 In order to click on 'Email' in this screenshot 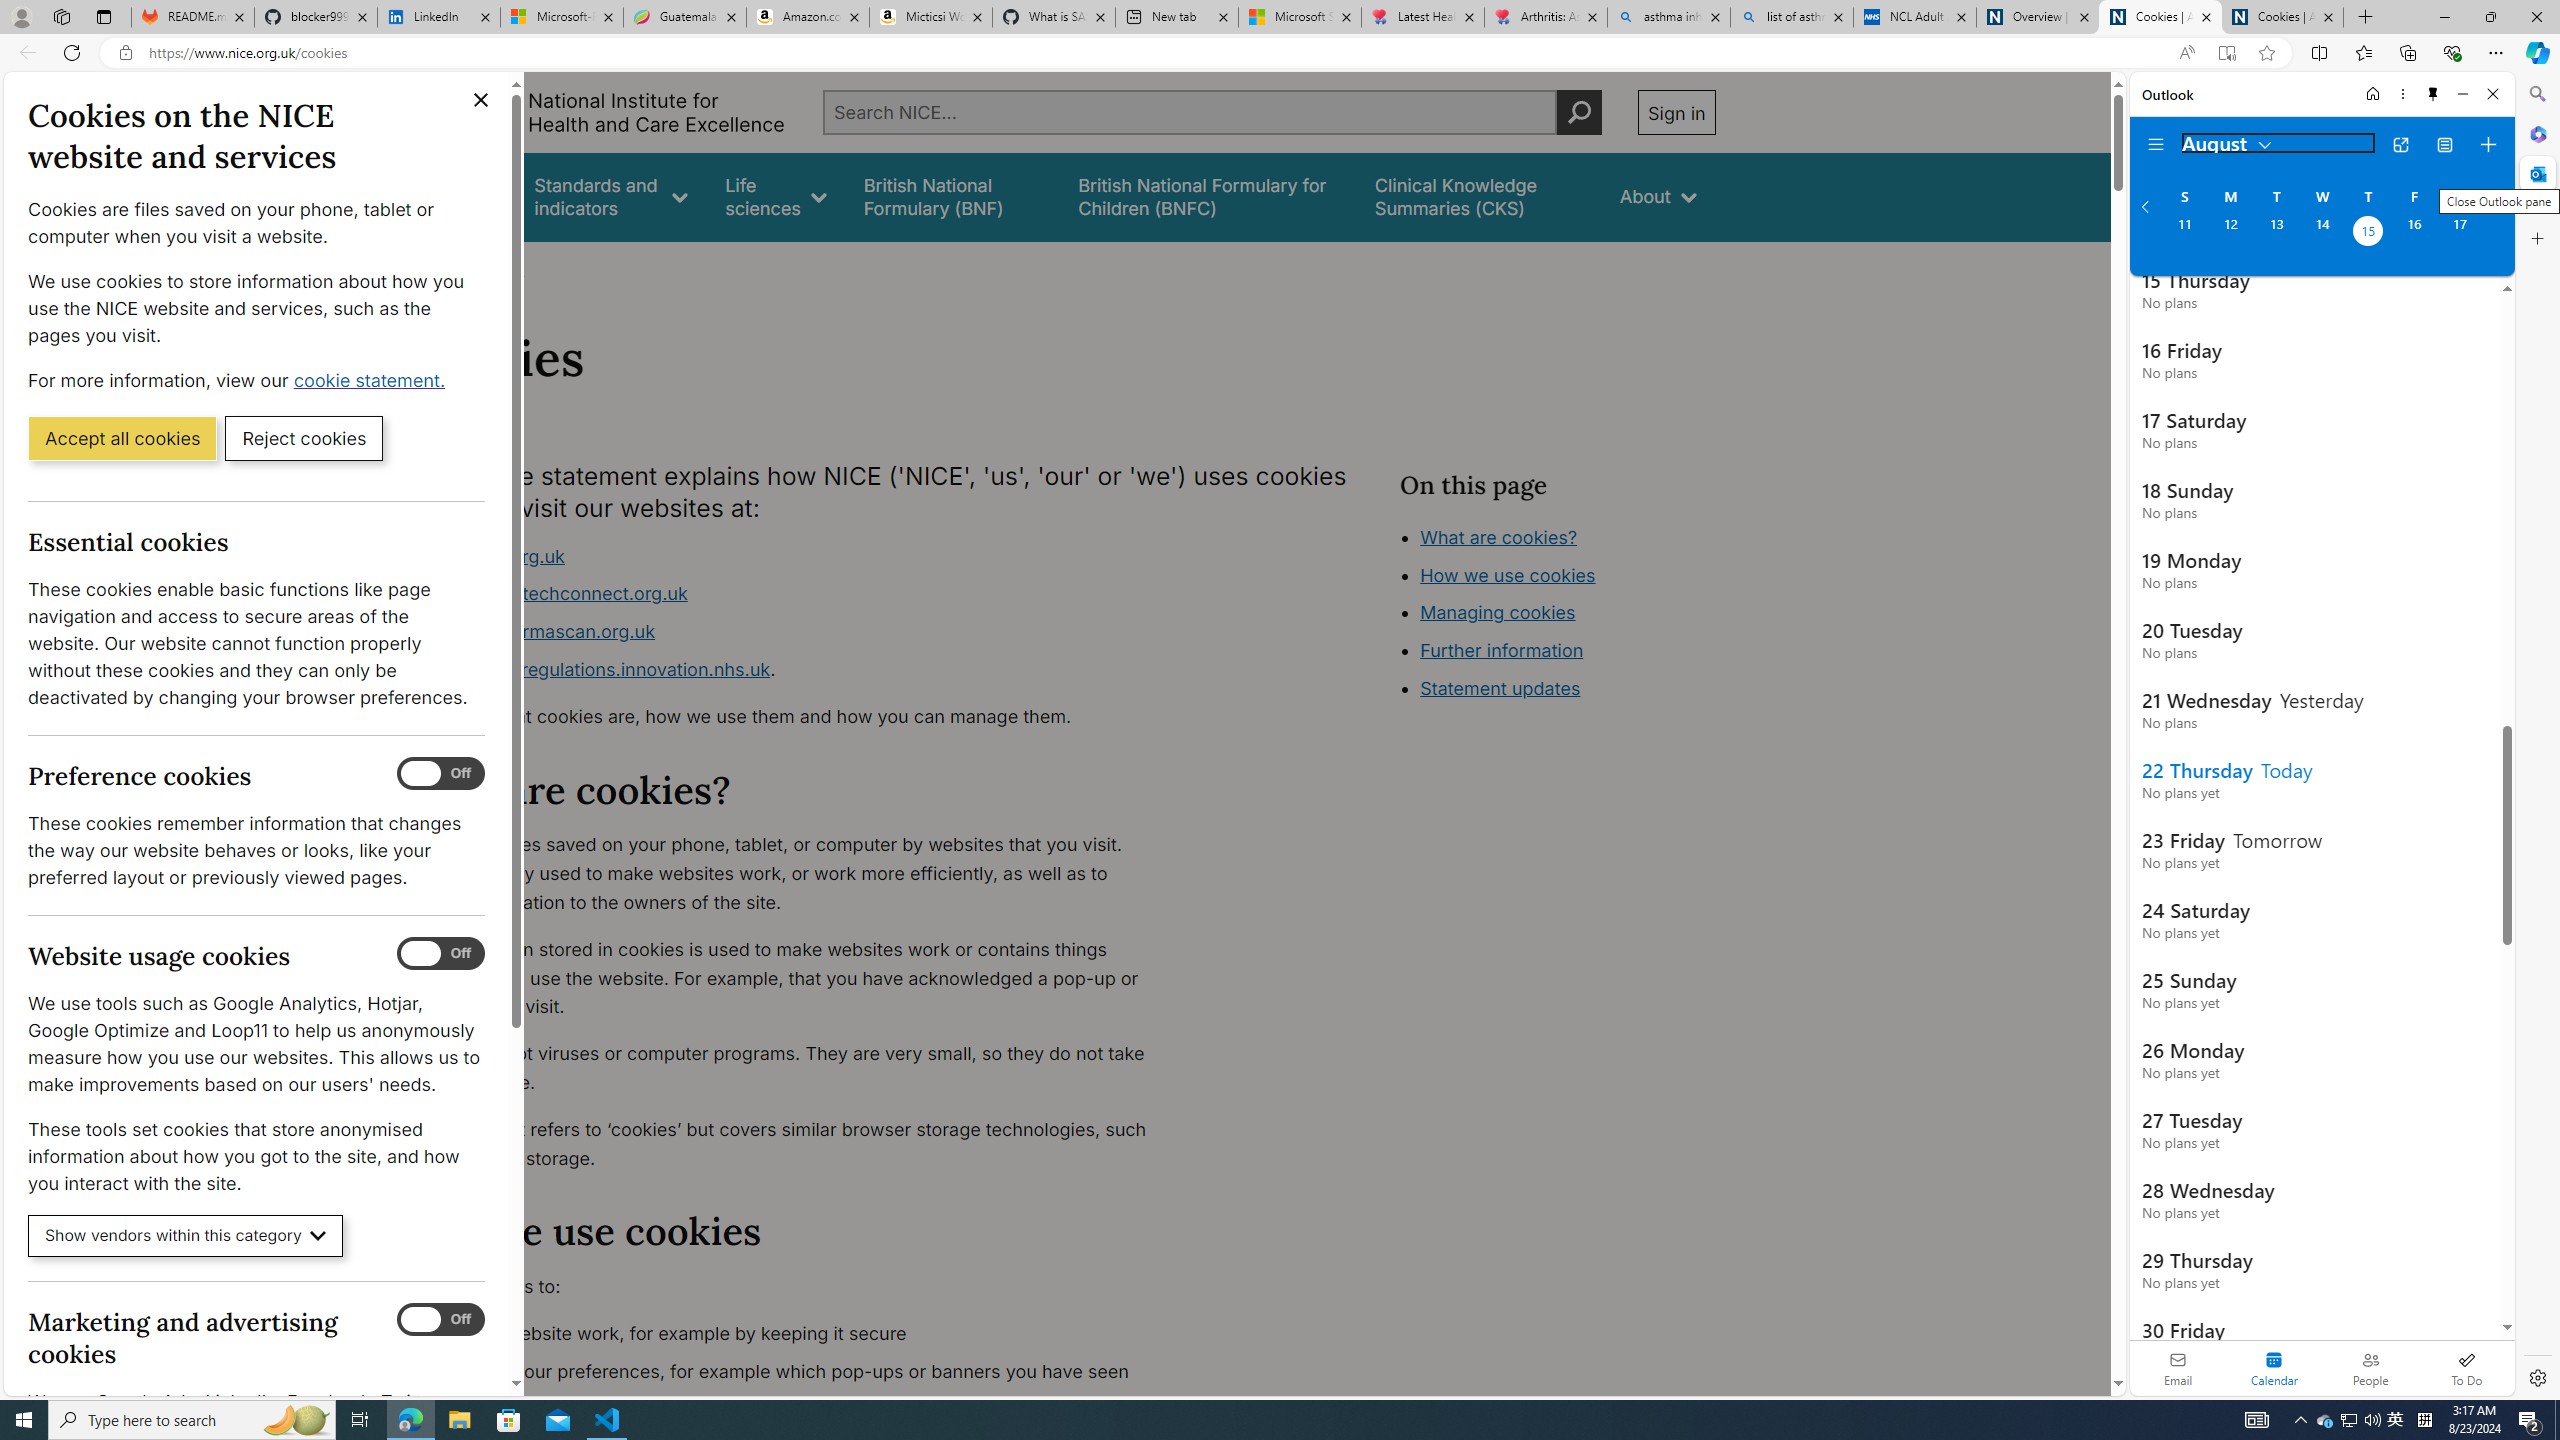, I will do `click(2177, 1367)`.